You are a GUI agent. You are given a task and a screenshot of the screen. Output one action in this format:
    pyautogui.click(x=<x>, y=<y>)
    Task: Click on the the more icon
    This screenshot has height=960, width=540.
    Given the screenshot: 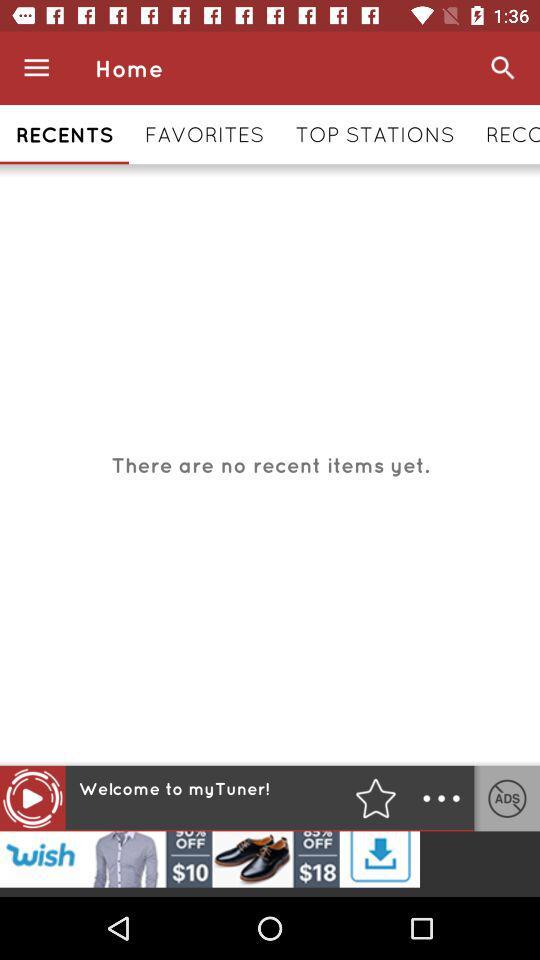 What is the action you would take?
    pyautogui.click(x=441, y=798)
    